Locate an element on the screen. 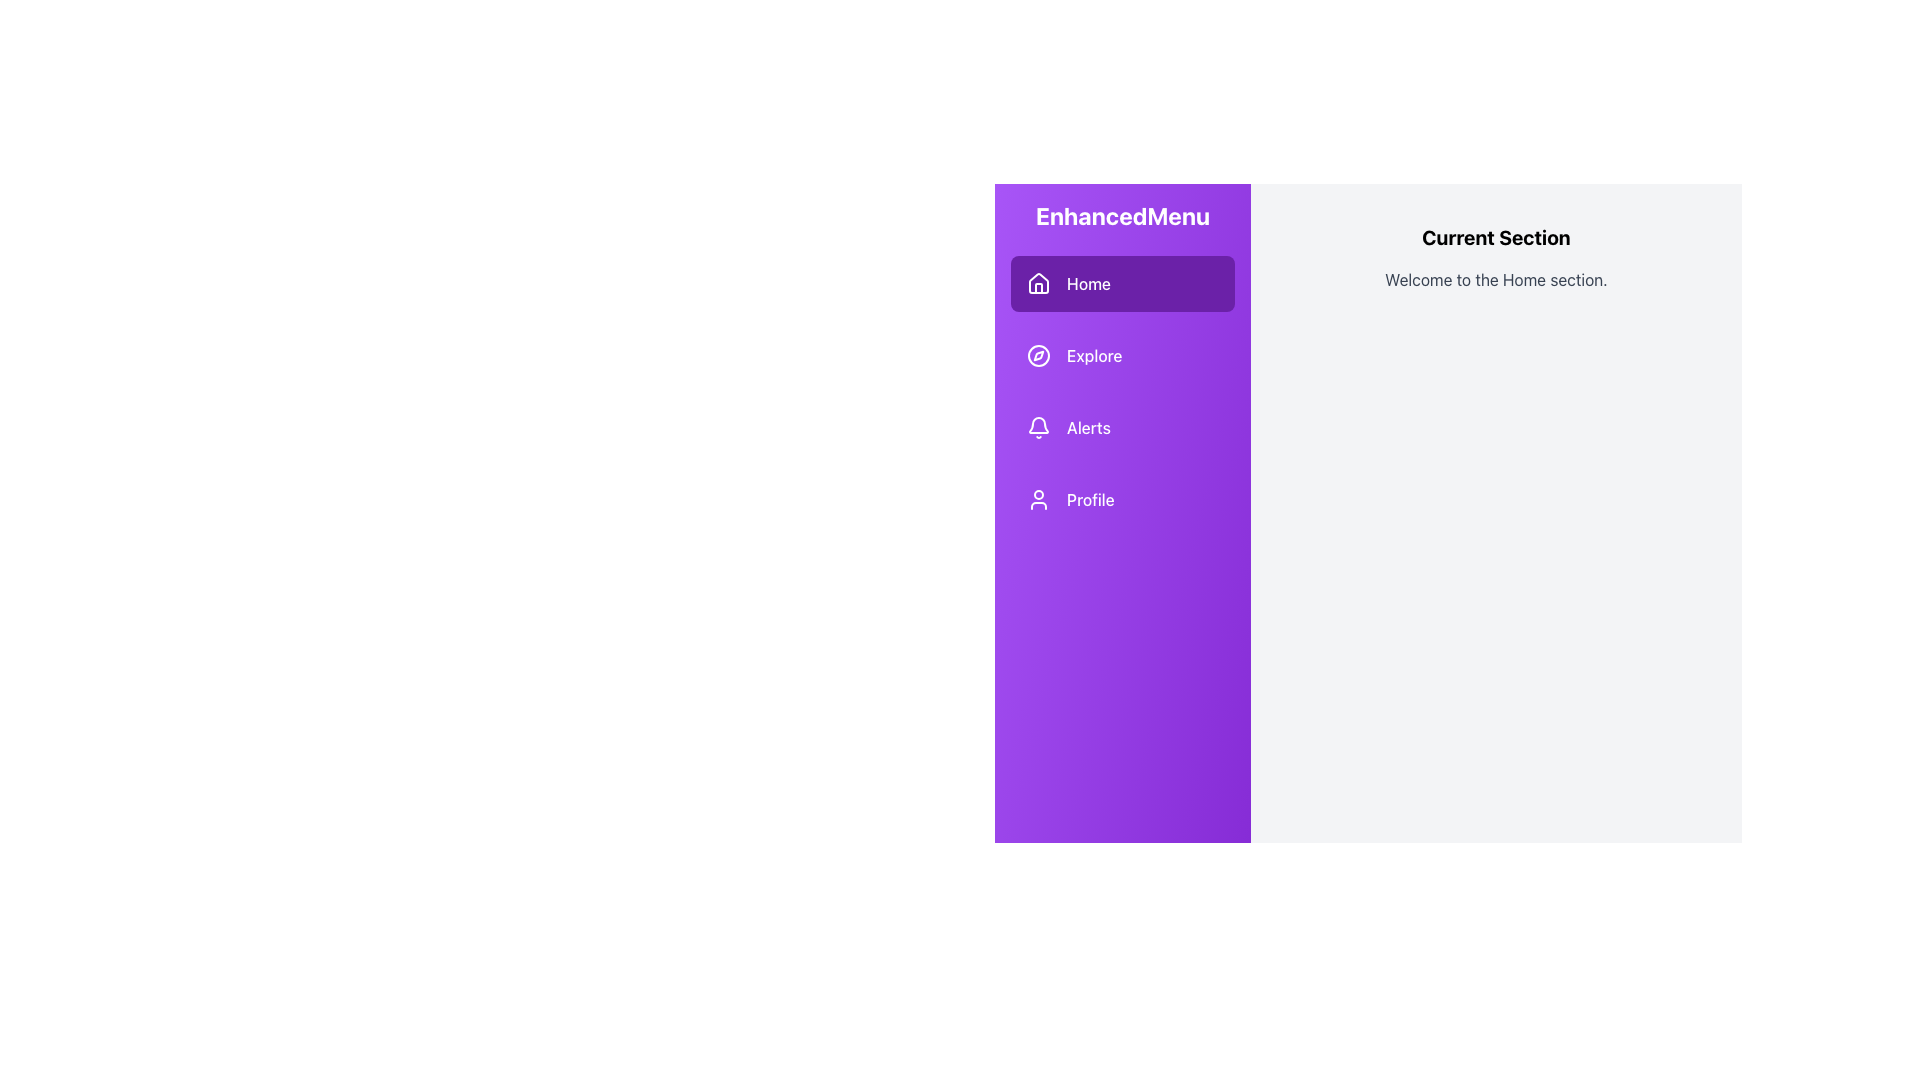 The height and width of the screenshot is (1080, 1920). the notification icon located in the left sidebar of the interface, which visually represents alerts and is part of the 'Alerts' menu item is located at coordinates (1038, 427).